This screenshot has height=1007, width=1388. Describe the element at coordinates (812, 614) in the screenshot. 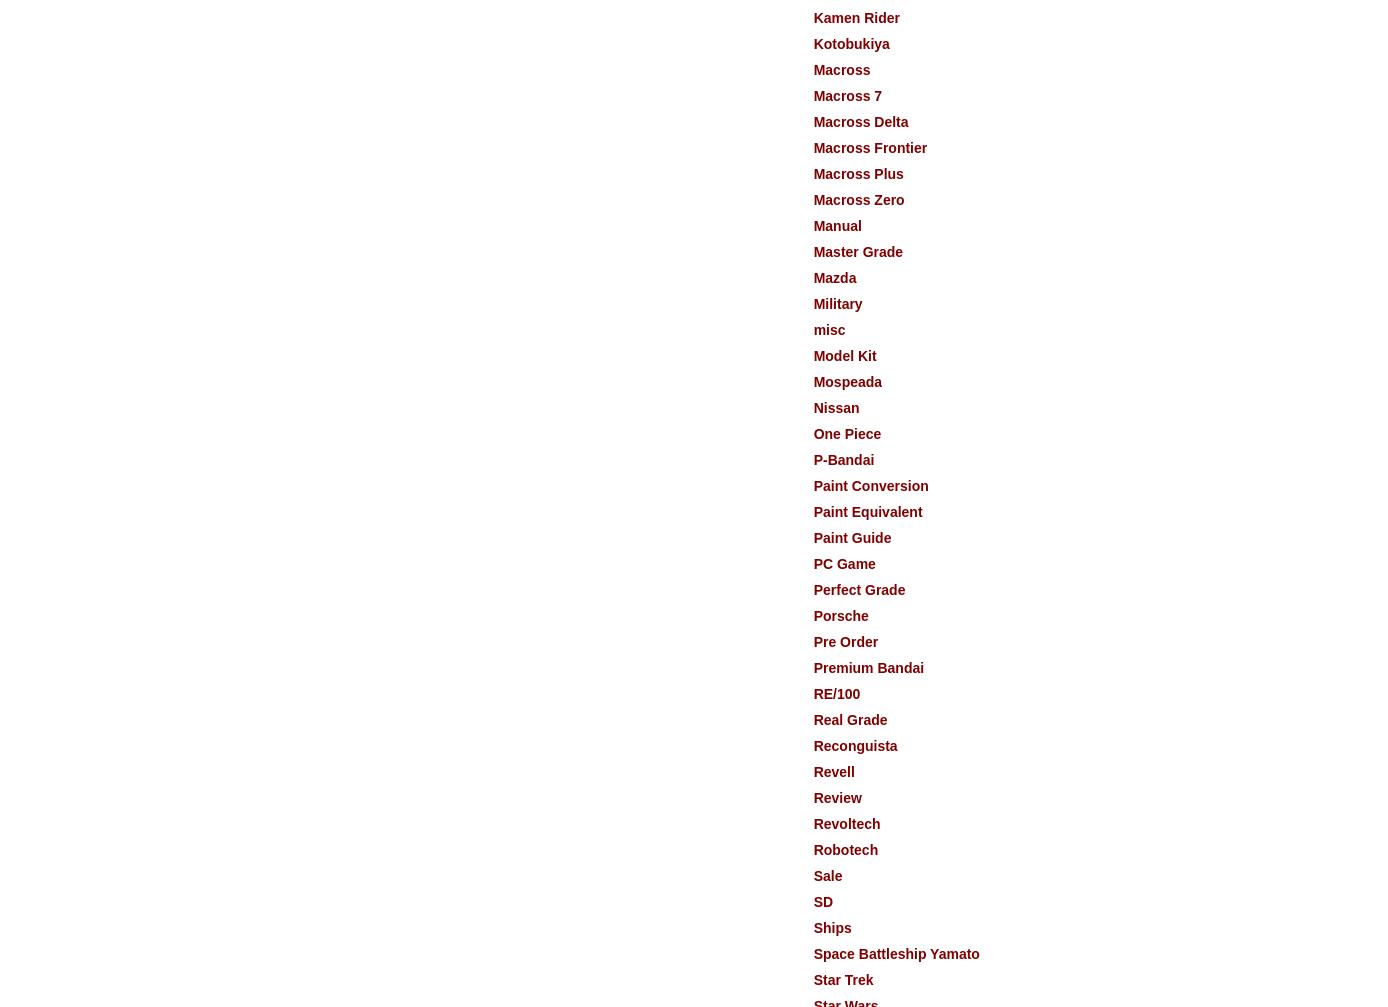

I see `'Porsche'` at that location.